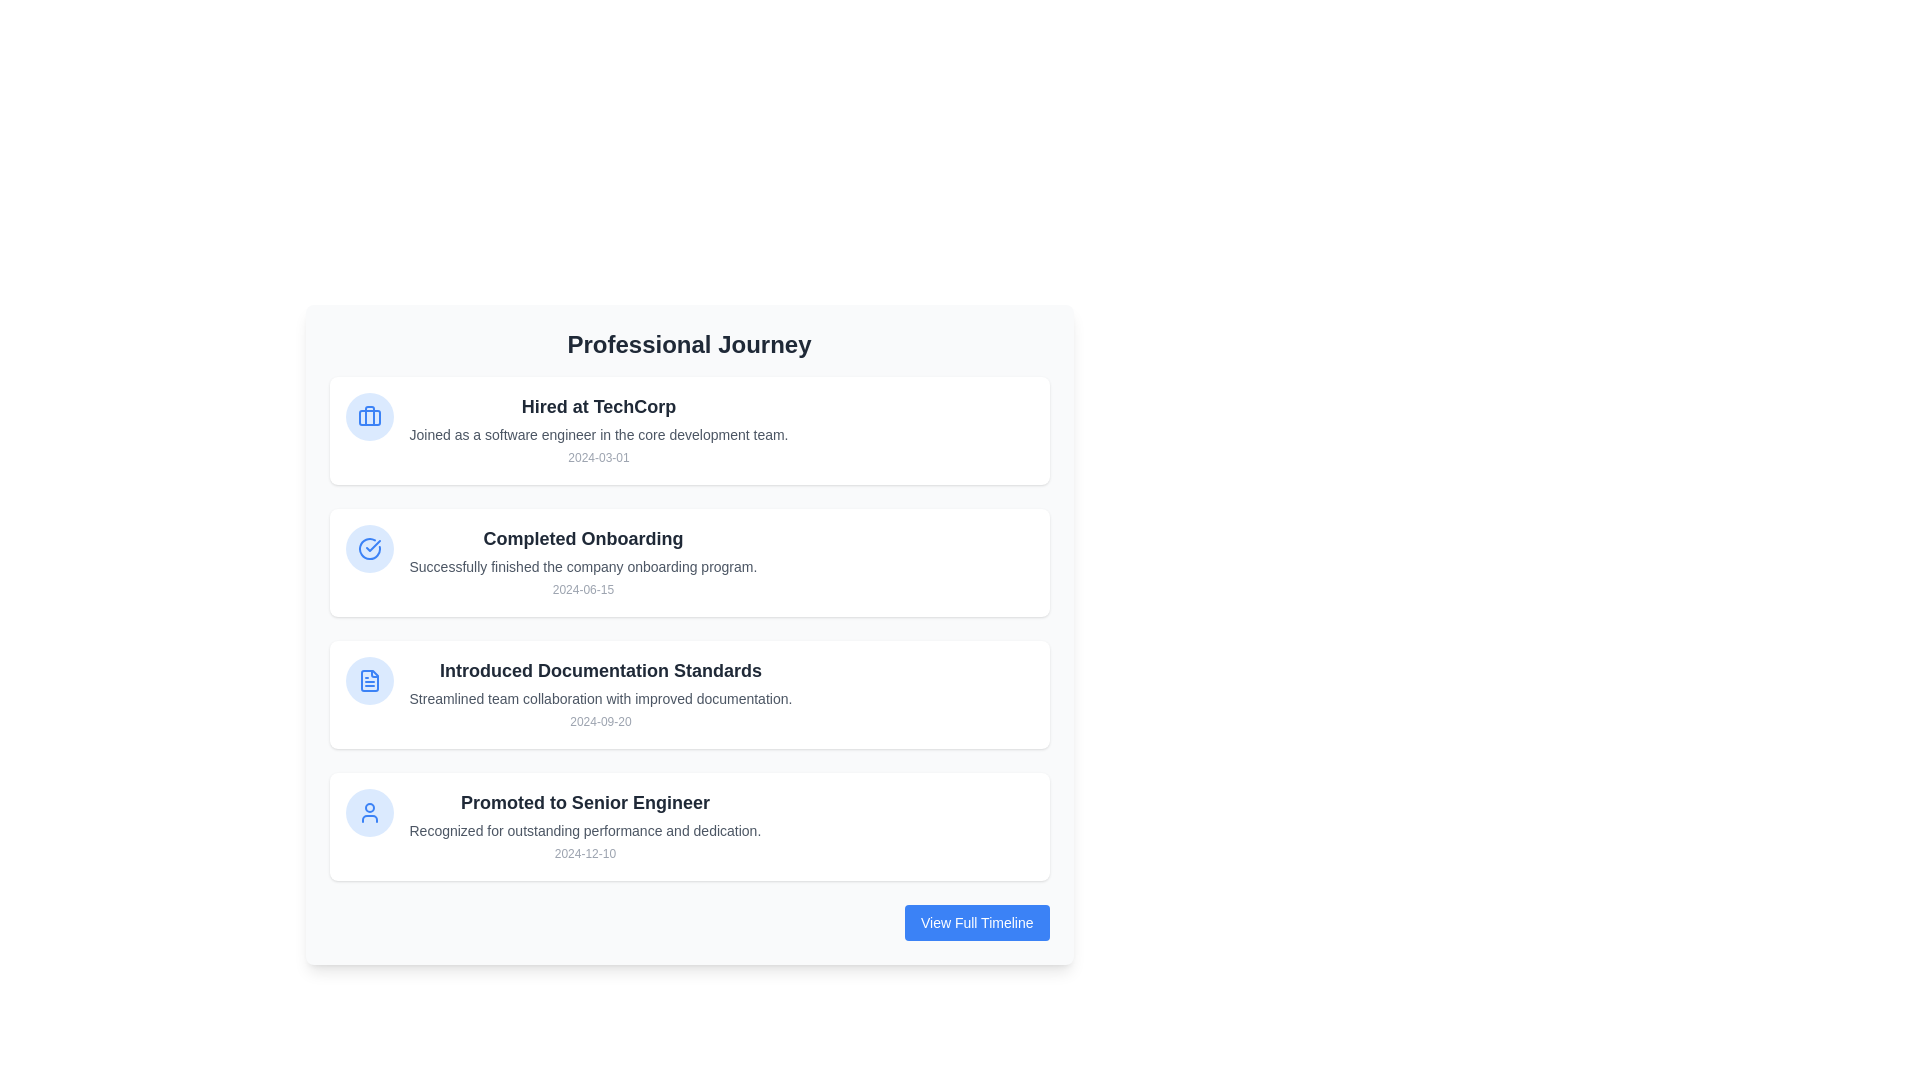 Image resolution: width=1920 pixels, height=1080 pixels. What do you see at coordinates (599, 671) in the screenshot?
I see `title text for the third event in the 'Professional Journey' section, which is located between 'Completed Onboarding' and 'Promoted to Senior Engineer'` at bounding box center [599, 671].